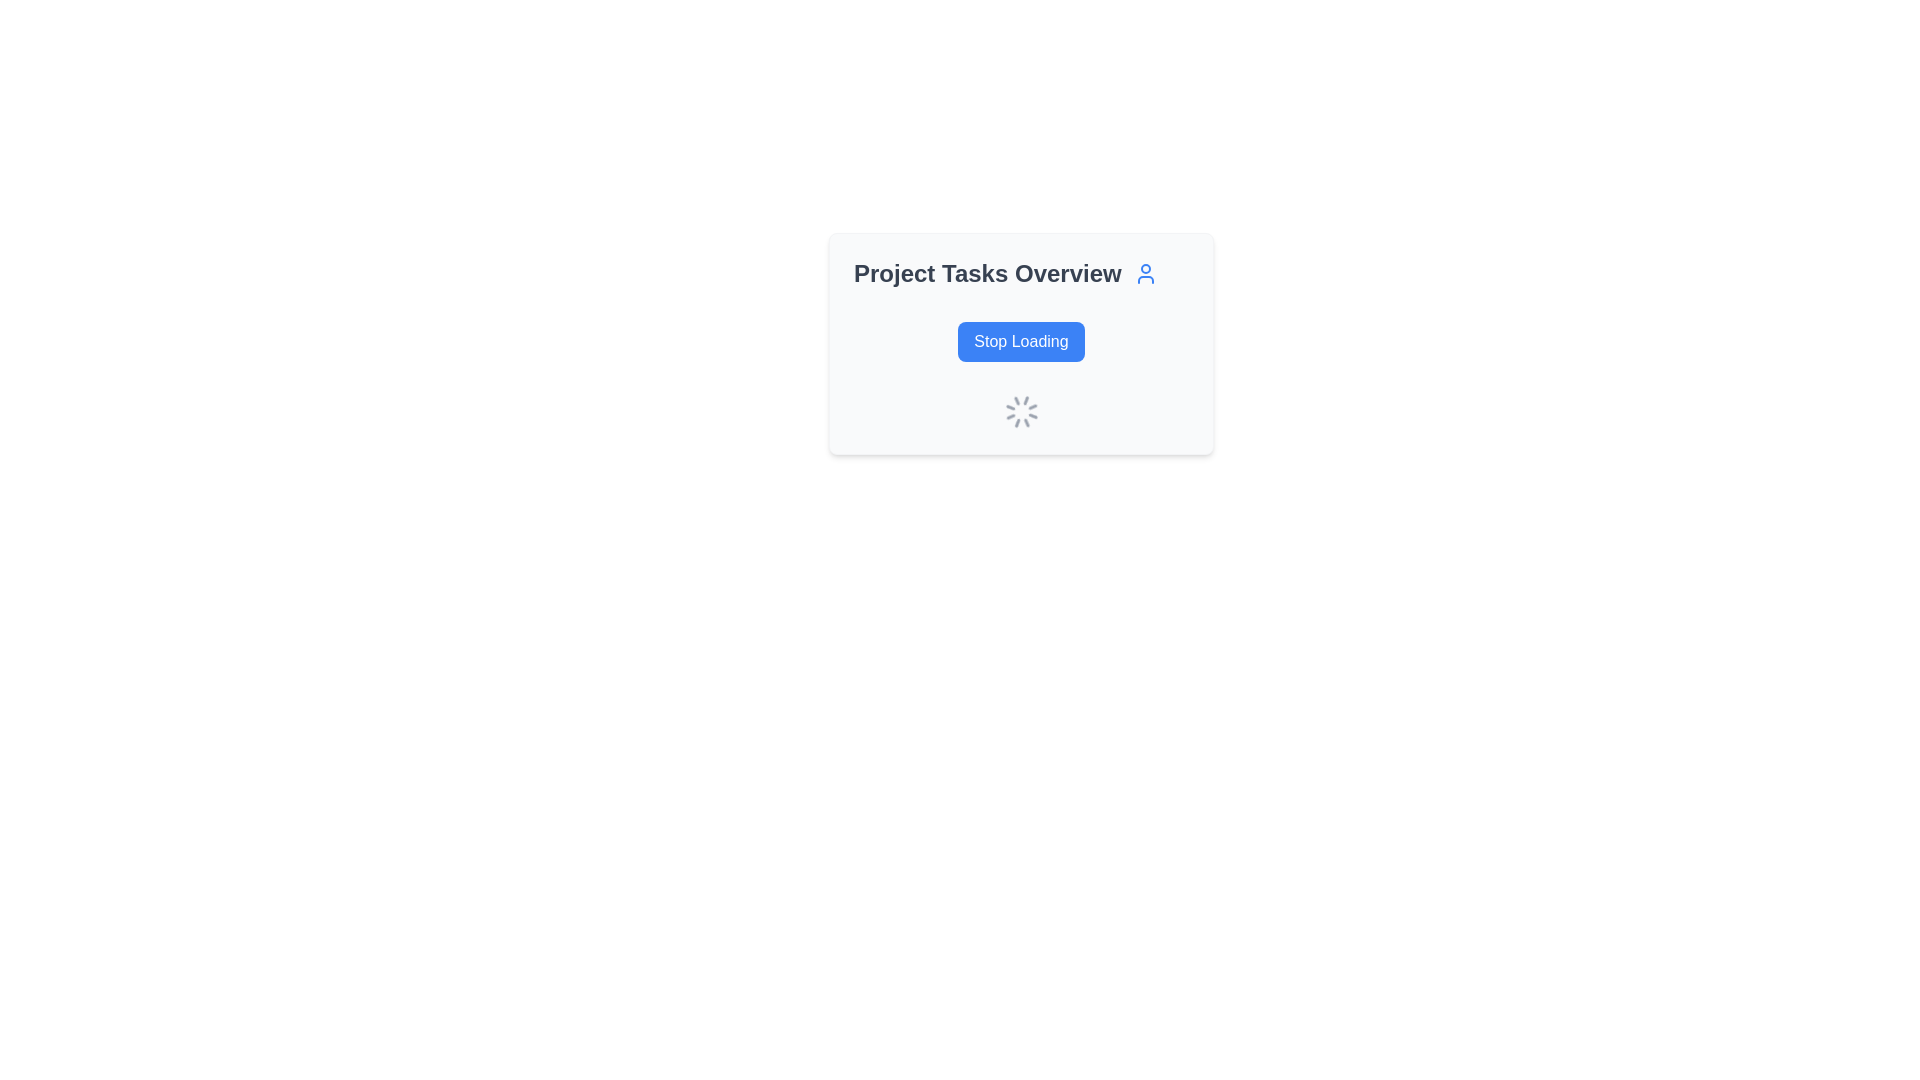  Describe the element at coordinates (1021, 411) in the screenshot. I see `the loading spinner located beneath the 'Stop Loading' button in the 'Project Tasks Overview' section to understand the loading status` at that location.